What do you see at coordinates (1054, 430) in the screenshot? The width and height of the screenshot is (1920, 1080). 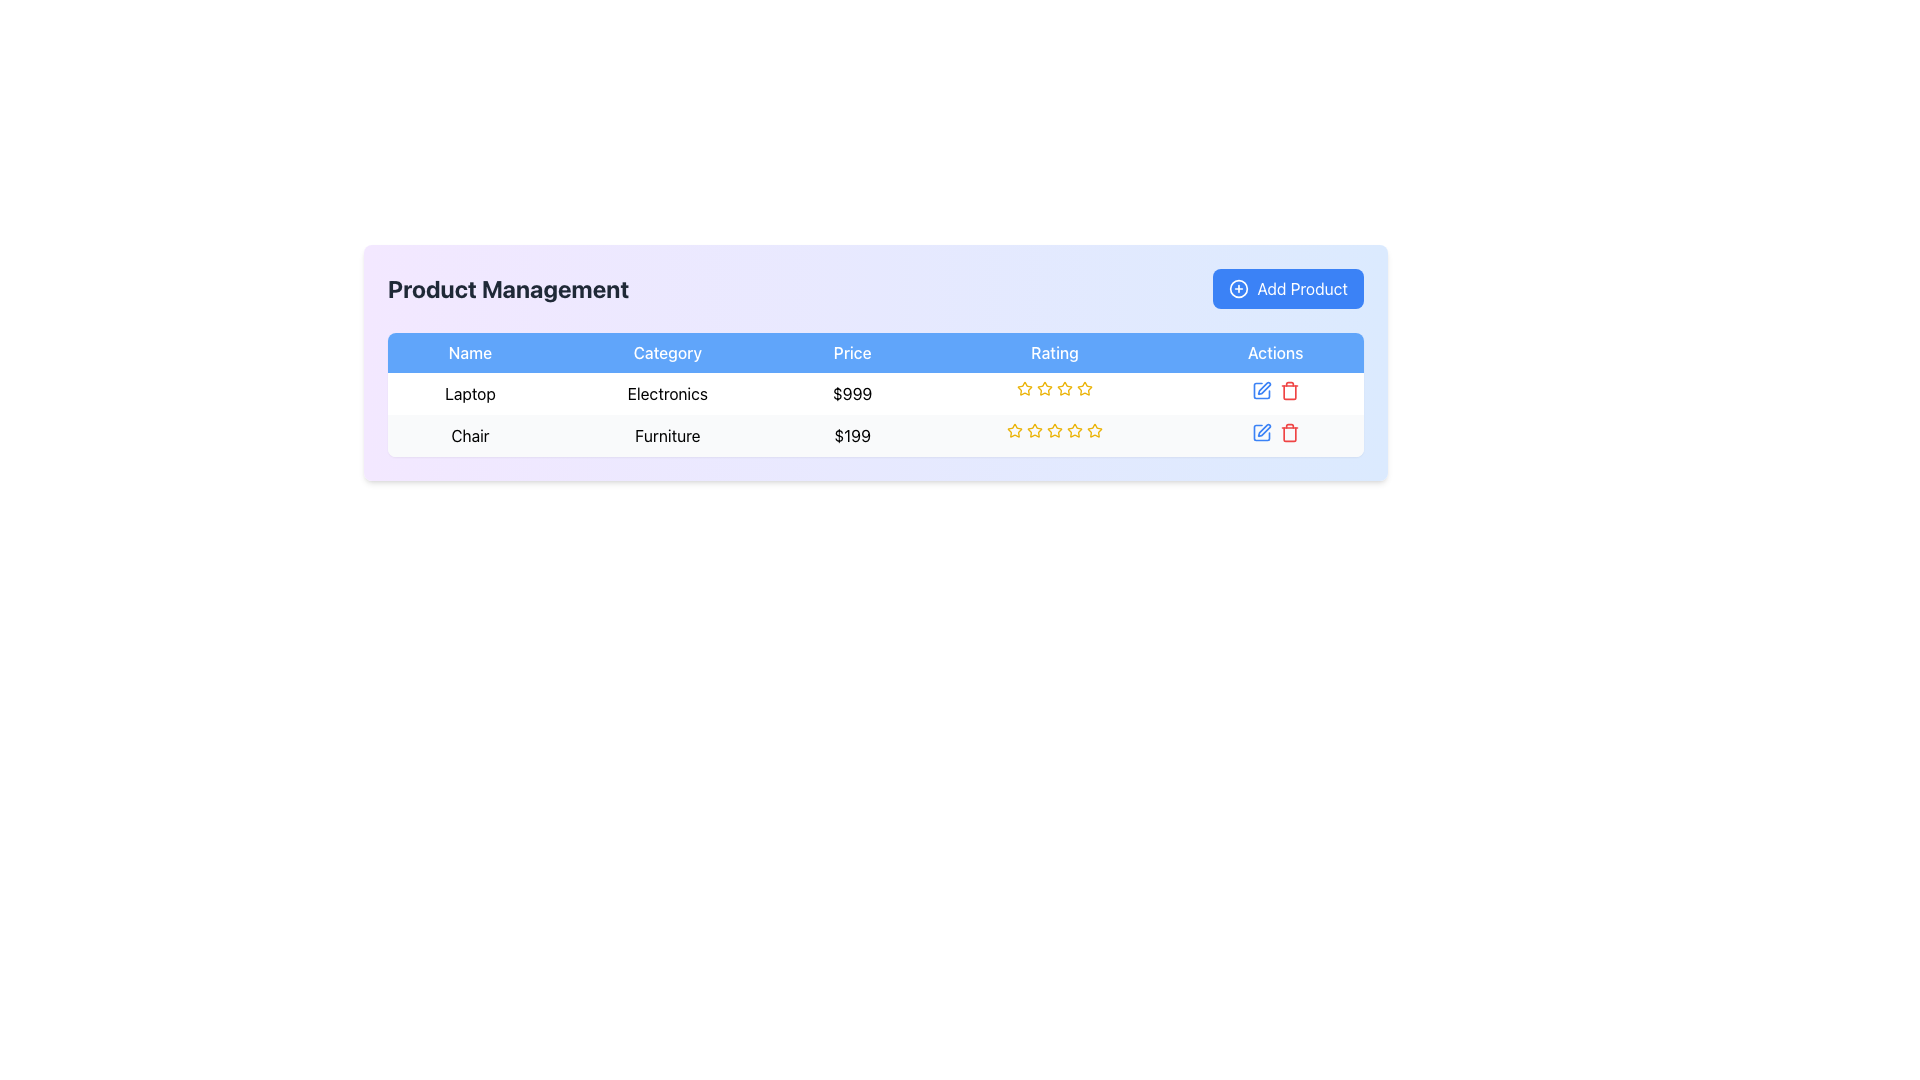 I see `the fourth star icon in the rating column of the second table row for the product 'Chair'` at bounding box center [1054, 430].